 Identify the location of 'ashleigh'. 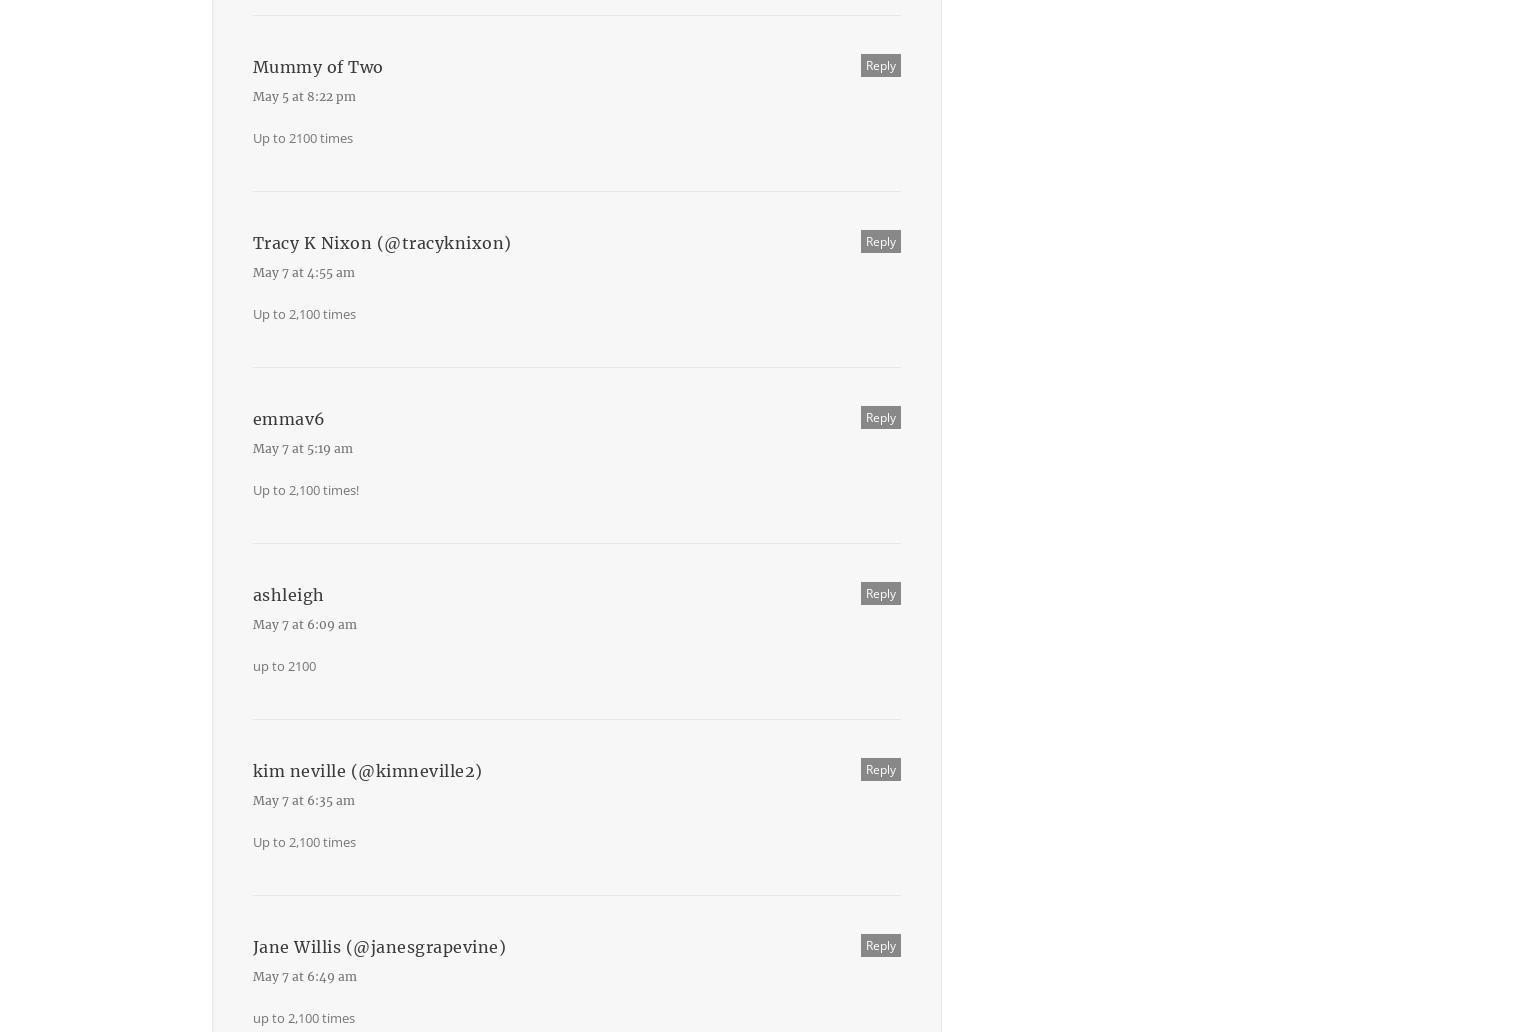
(252, 595).